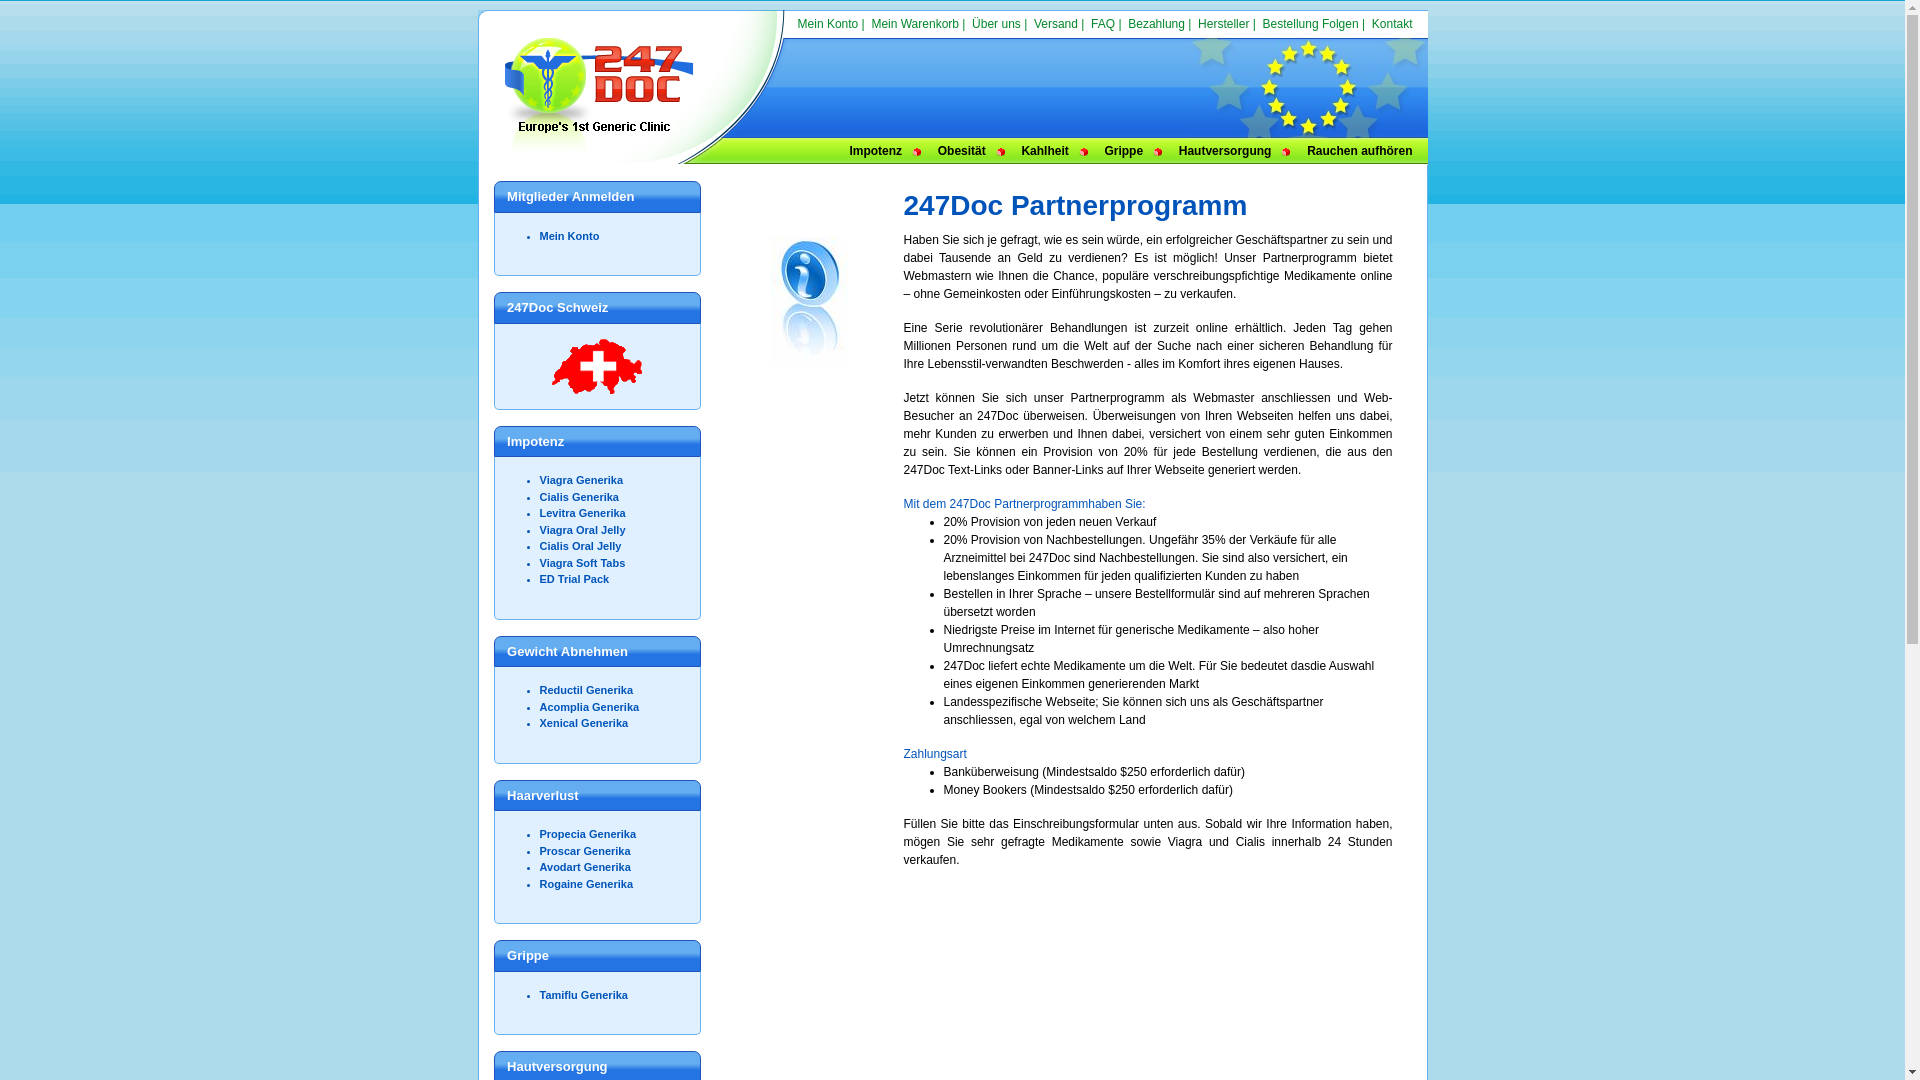 The image size is (1920, 1080). I want to click on 'Acomplia Generika', so click(589, 704).